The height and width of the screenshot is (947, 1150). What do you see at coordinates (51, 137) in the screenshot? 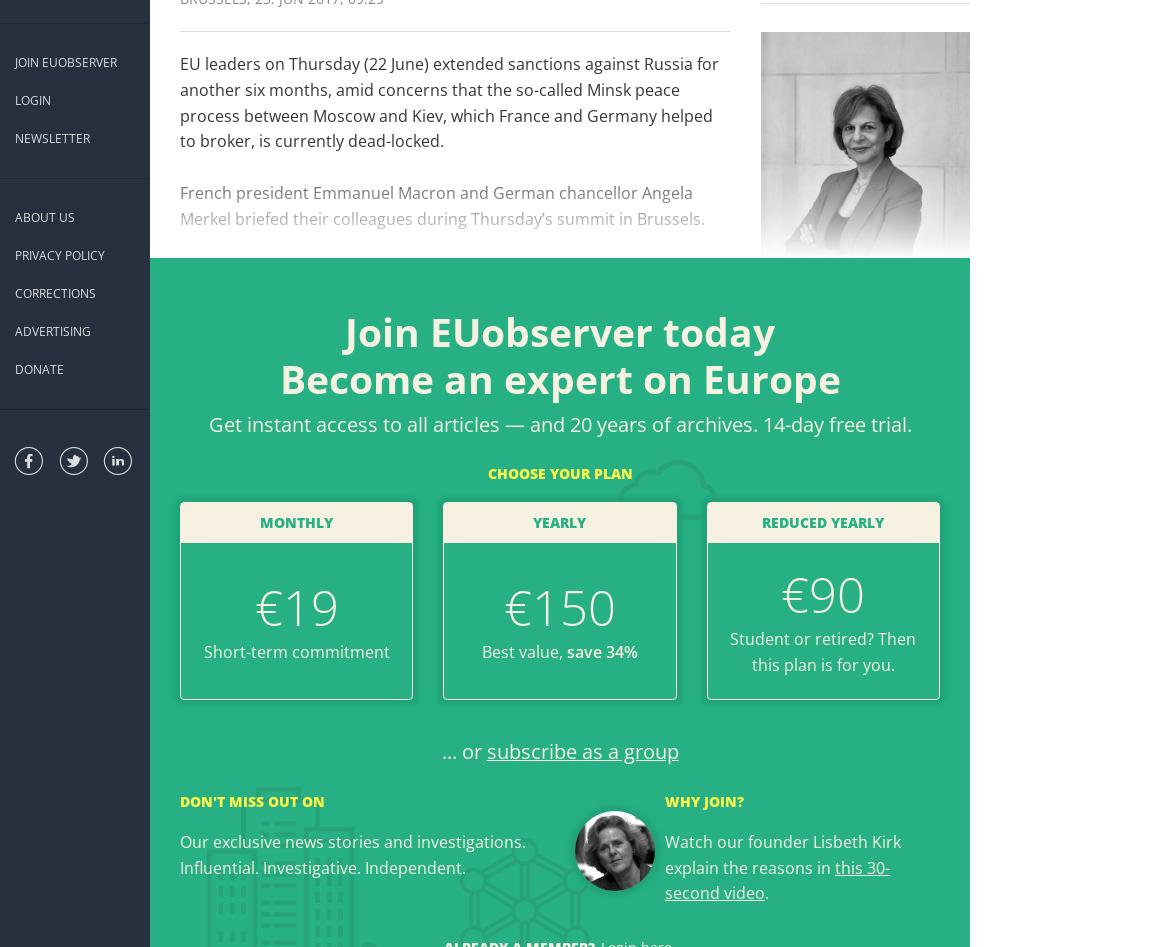
I see `'Newsletter'` at bounding box center [51, 137].